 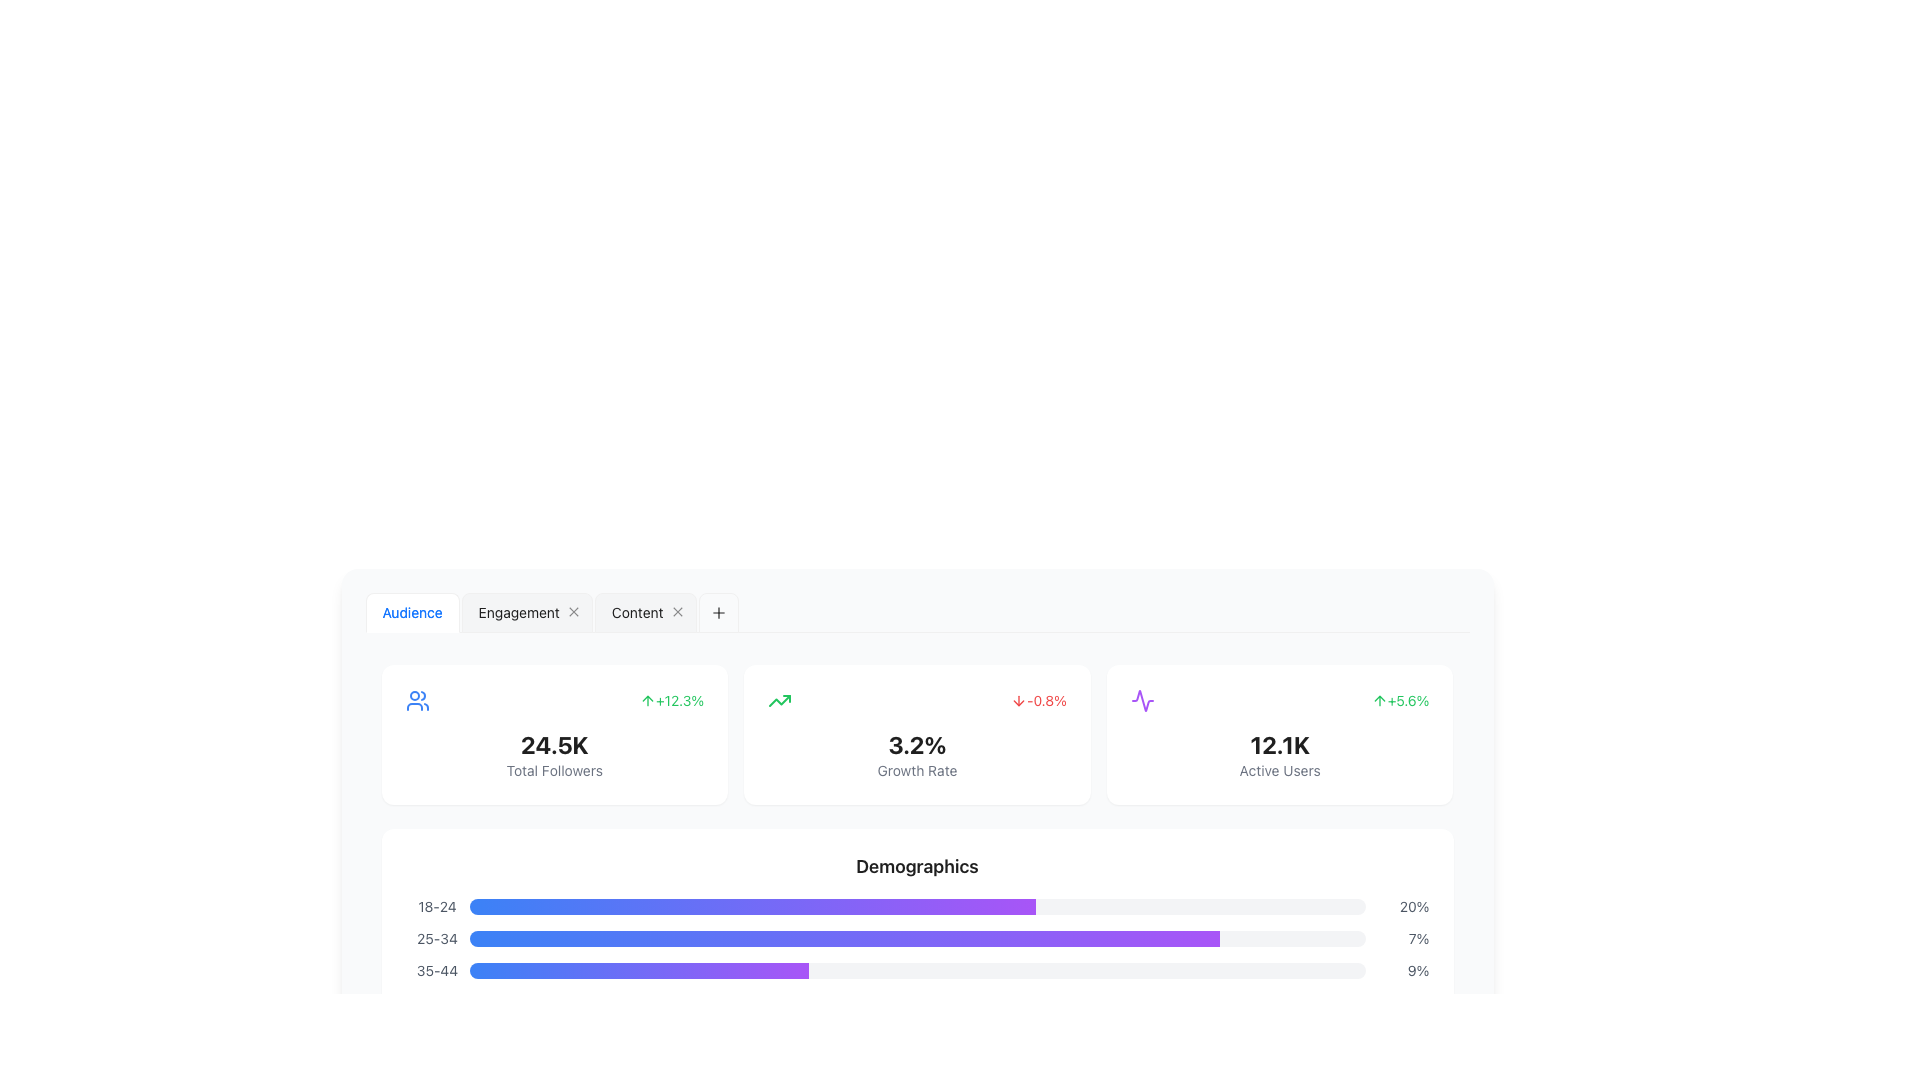 What do you see at coordinates (718, 611) in the screenshot?
I see `the icon located at the end of the horizontal tab navigation strip` at bounding box center [718, 611].